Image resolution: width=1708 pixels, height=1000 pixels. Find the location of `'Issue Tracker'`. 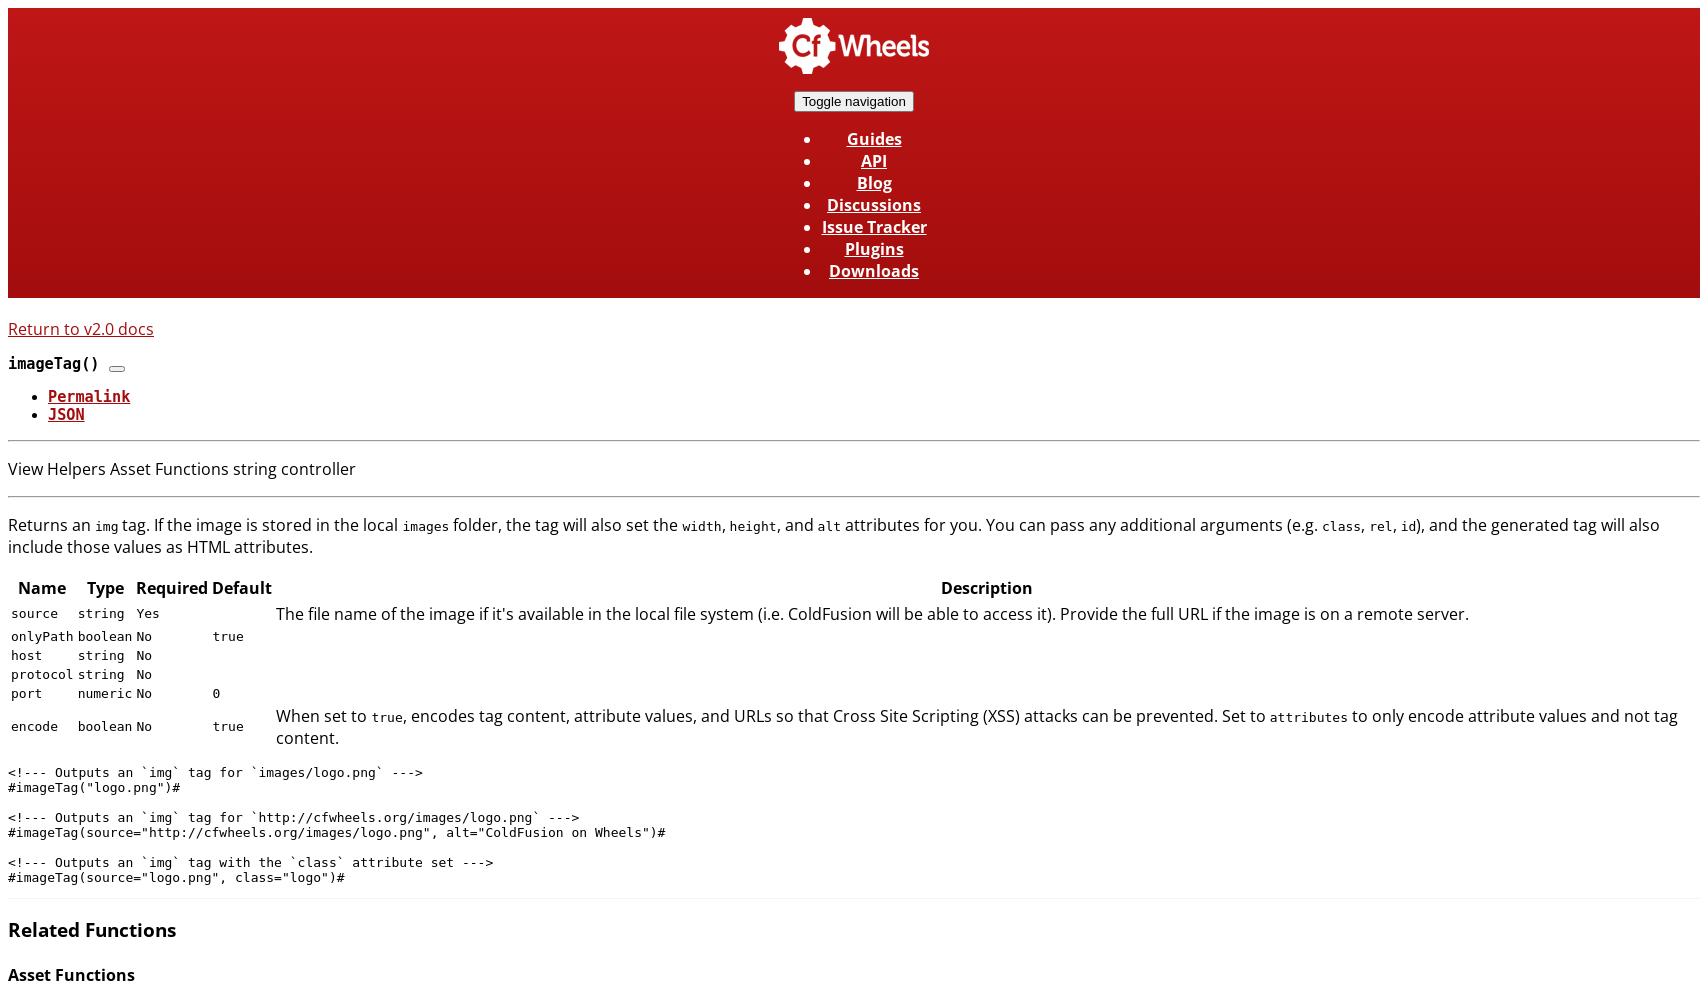

'Issue Tracker' is located at coordinates (872, 226).